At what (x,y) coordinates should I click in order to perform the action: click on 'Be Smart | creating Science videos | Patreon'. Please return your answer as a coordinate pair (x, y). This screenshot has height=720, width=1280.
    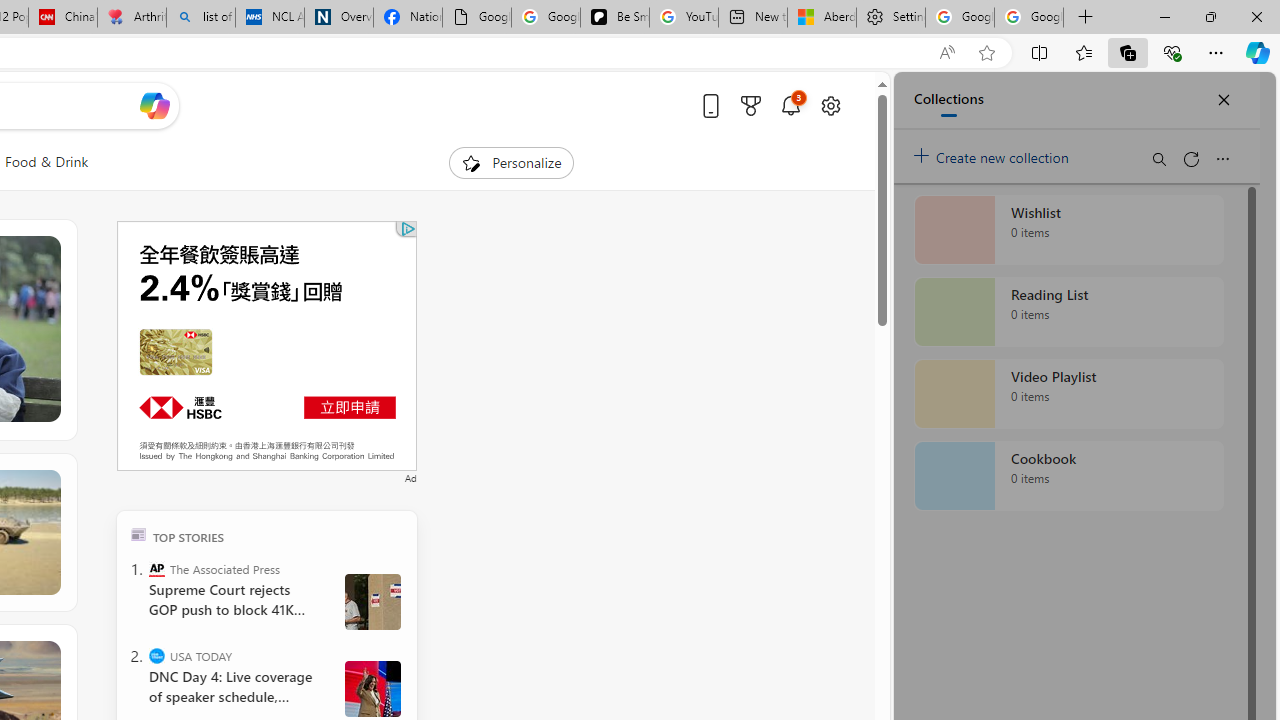
    Looking at the image, I should click on (614, 17).